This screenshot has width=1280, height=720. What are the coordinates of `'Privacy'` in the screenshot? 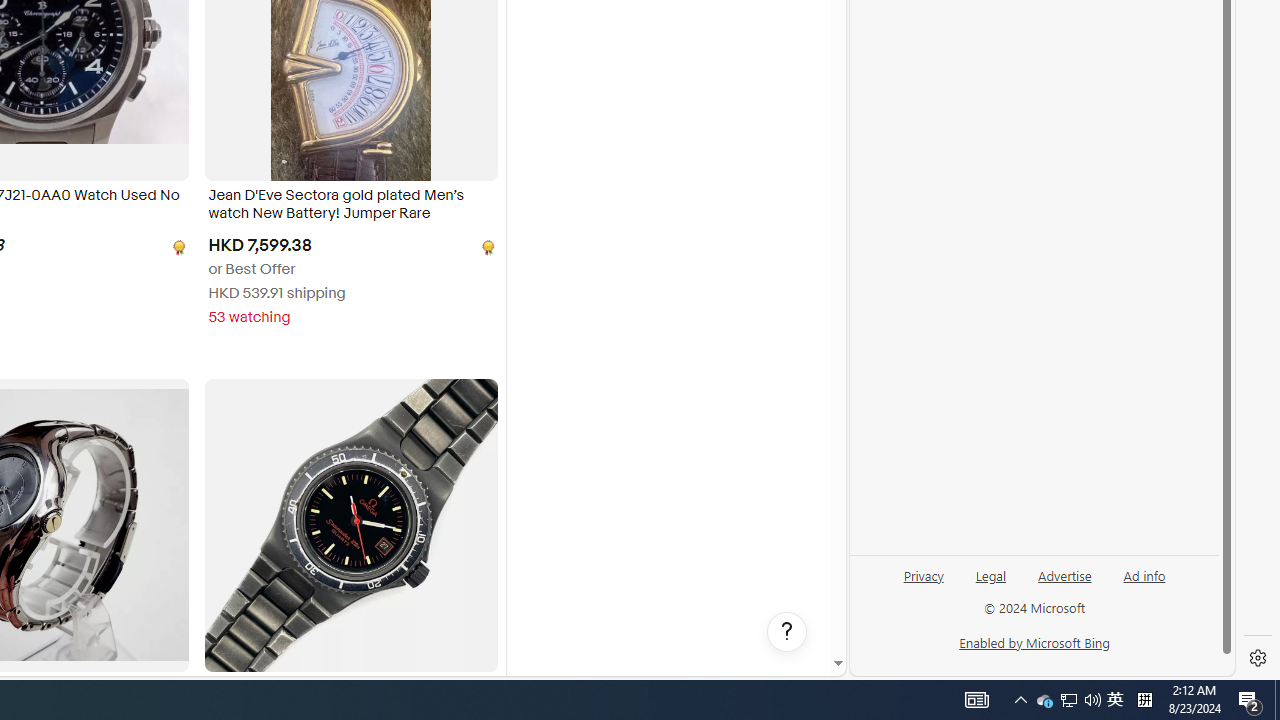 It's located at (922, 574).